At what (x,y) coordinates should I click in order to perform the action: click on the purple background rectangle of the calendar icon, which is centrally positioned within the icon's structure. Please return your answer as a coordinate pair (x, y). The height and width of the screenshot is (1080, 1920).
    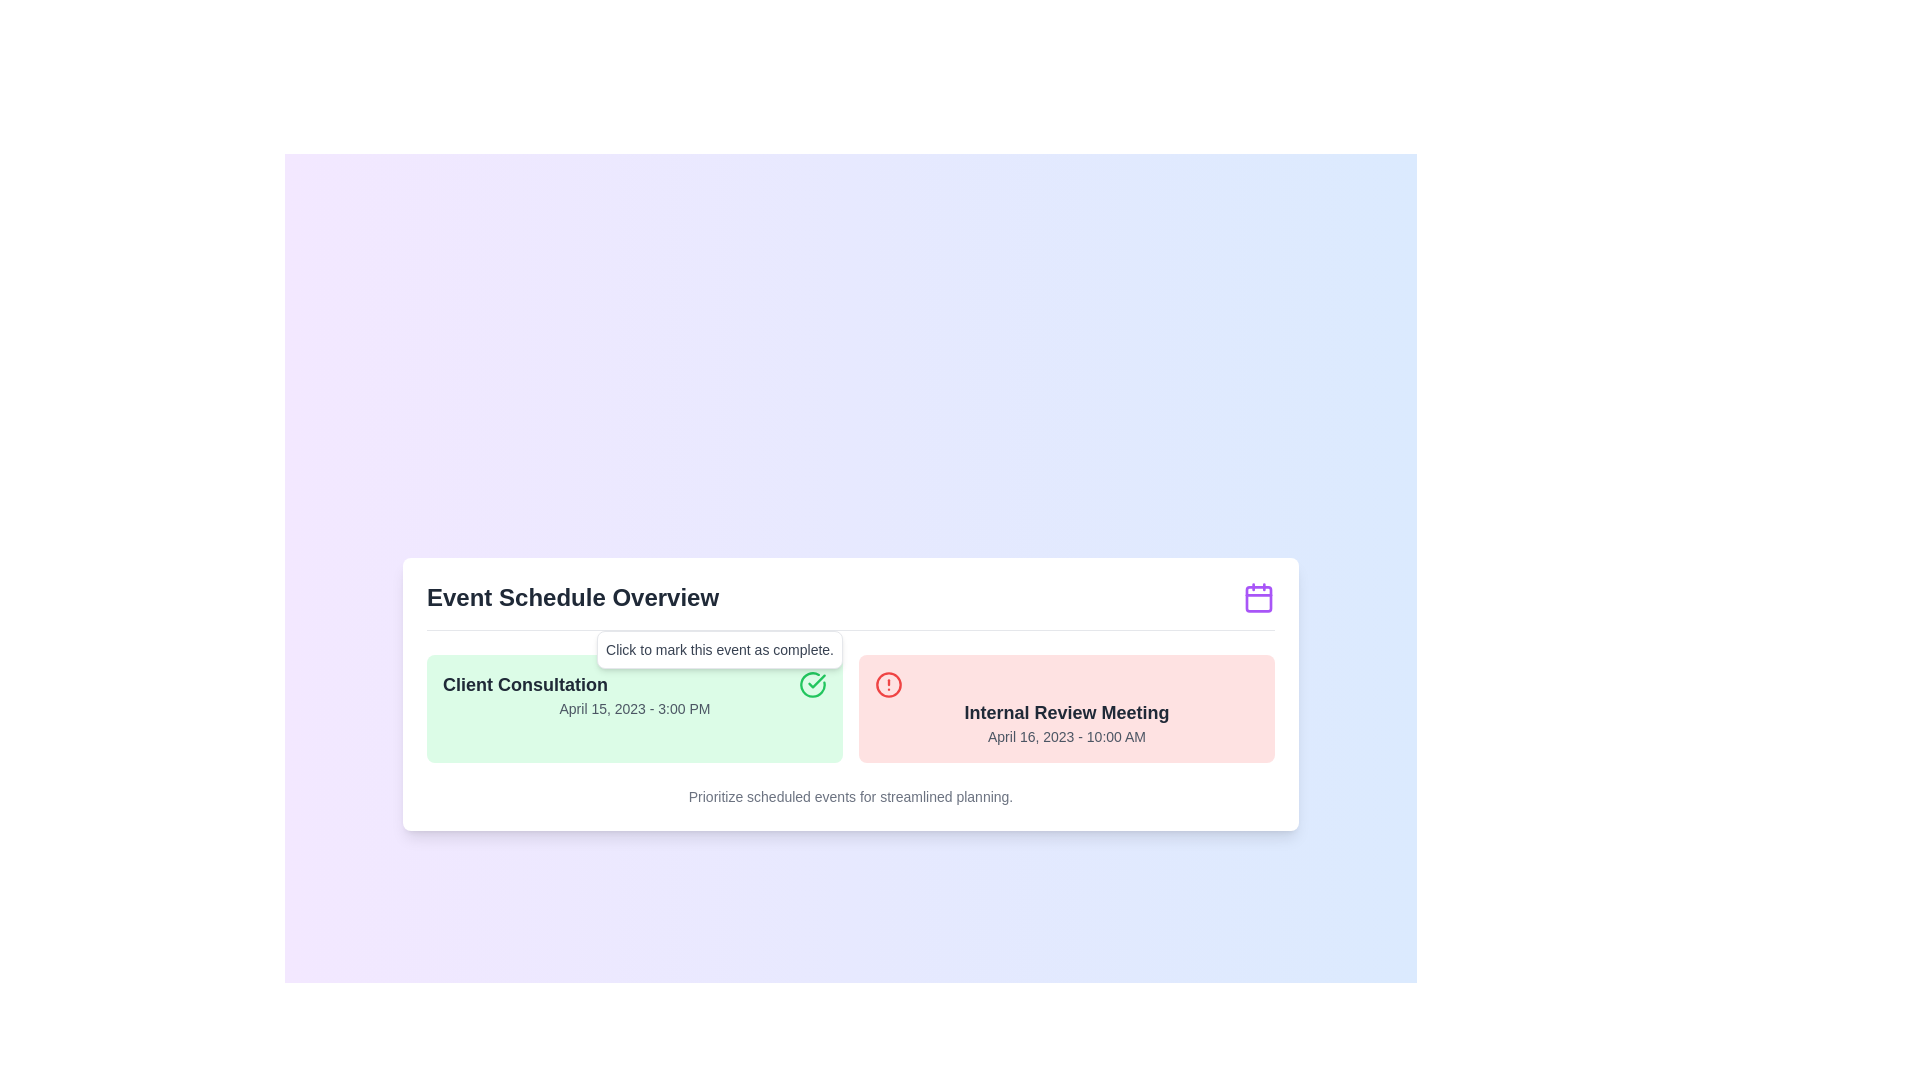
    Looking at the image, I should click on (1257, 596).